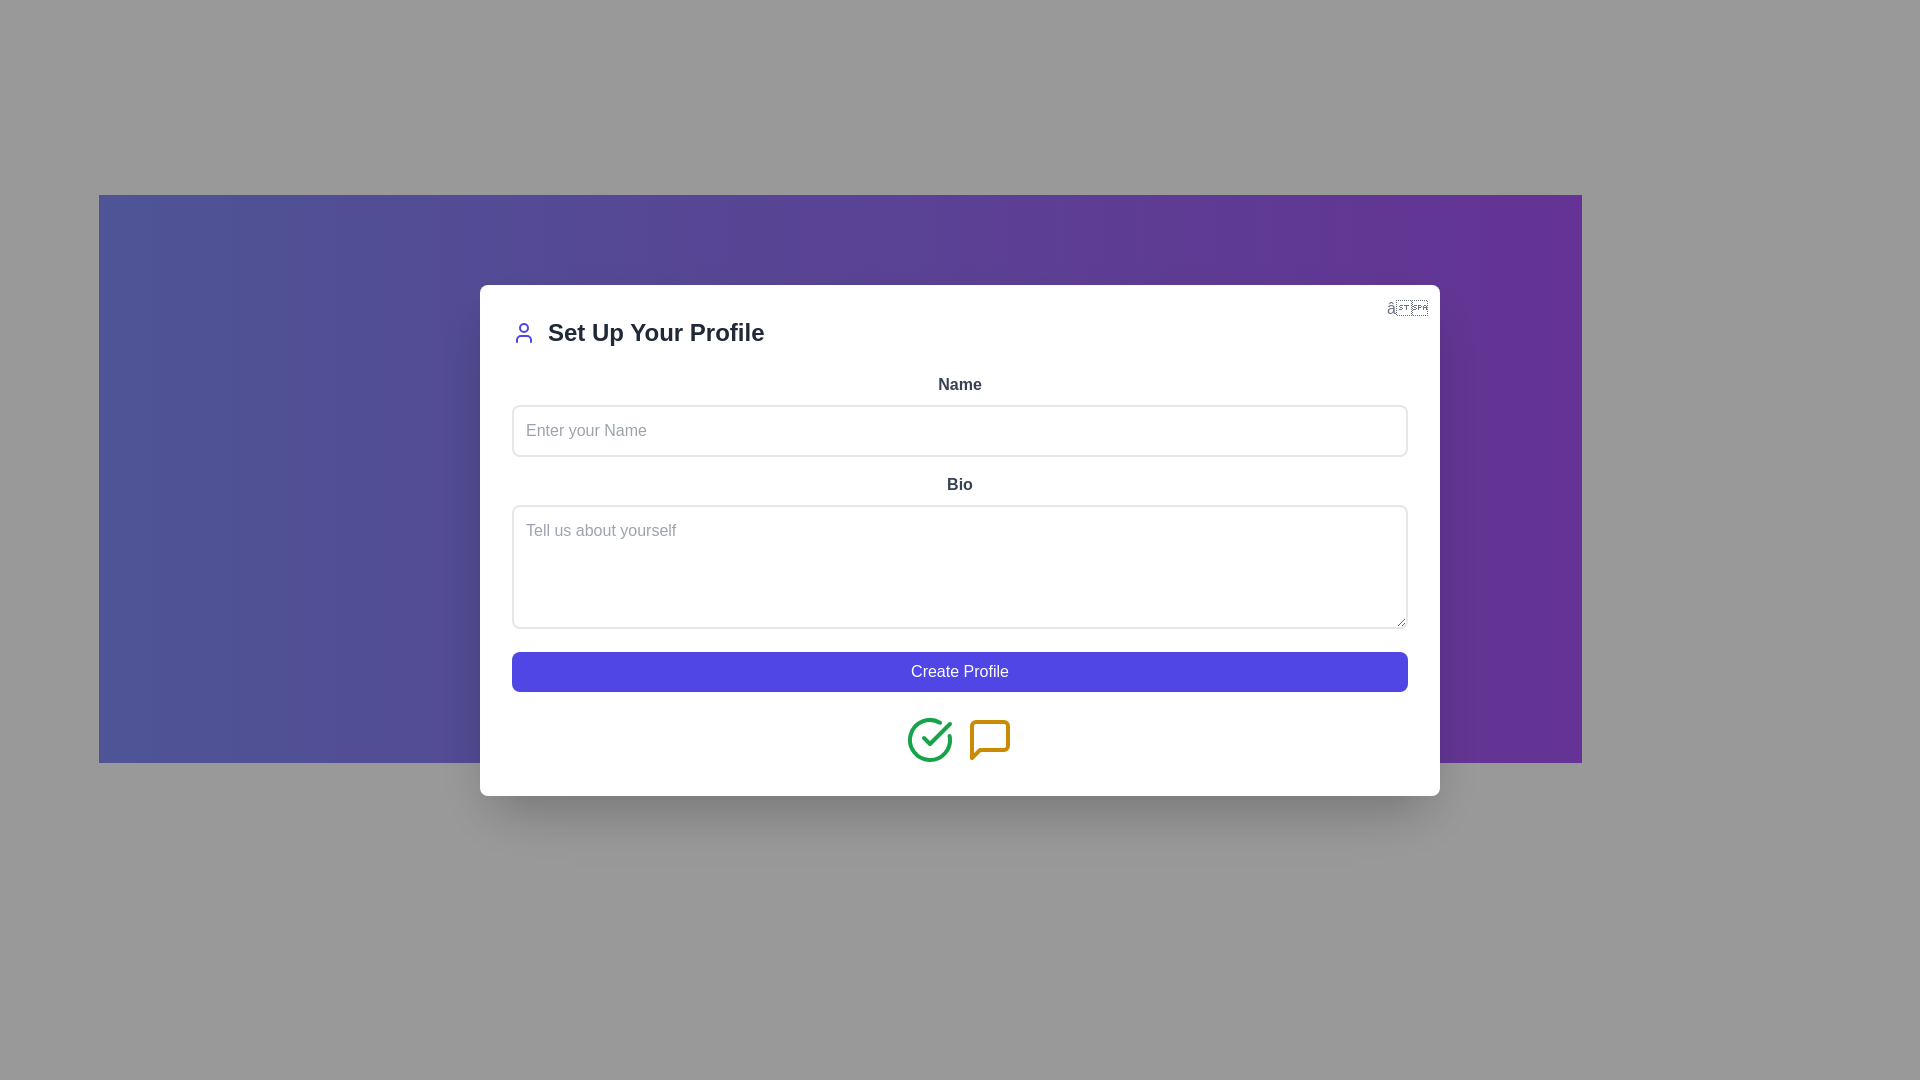 This screenshot has height=1080, width=1920. What do you see at coordinates (929, 739) in the screenshot?
I see `the success confirmation icon located at the bottom-center of the interface, to the left of the 'Create Profile' button` at bounding box center [929, 739].